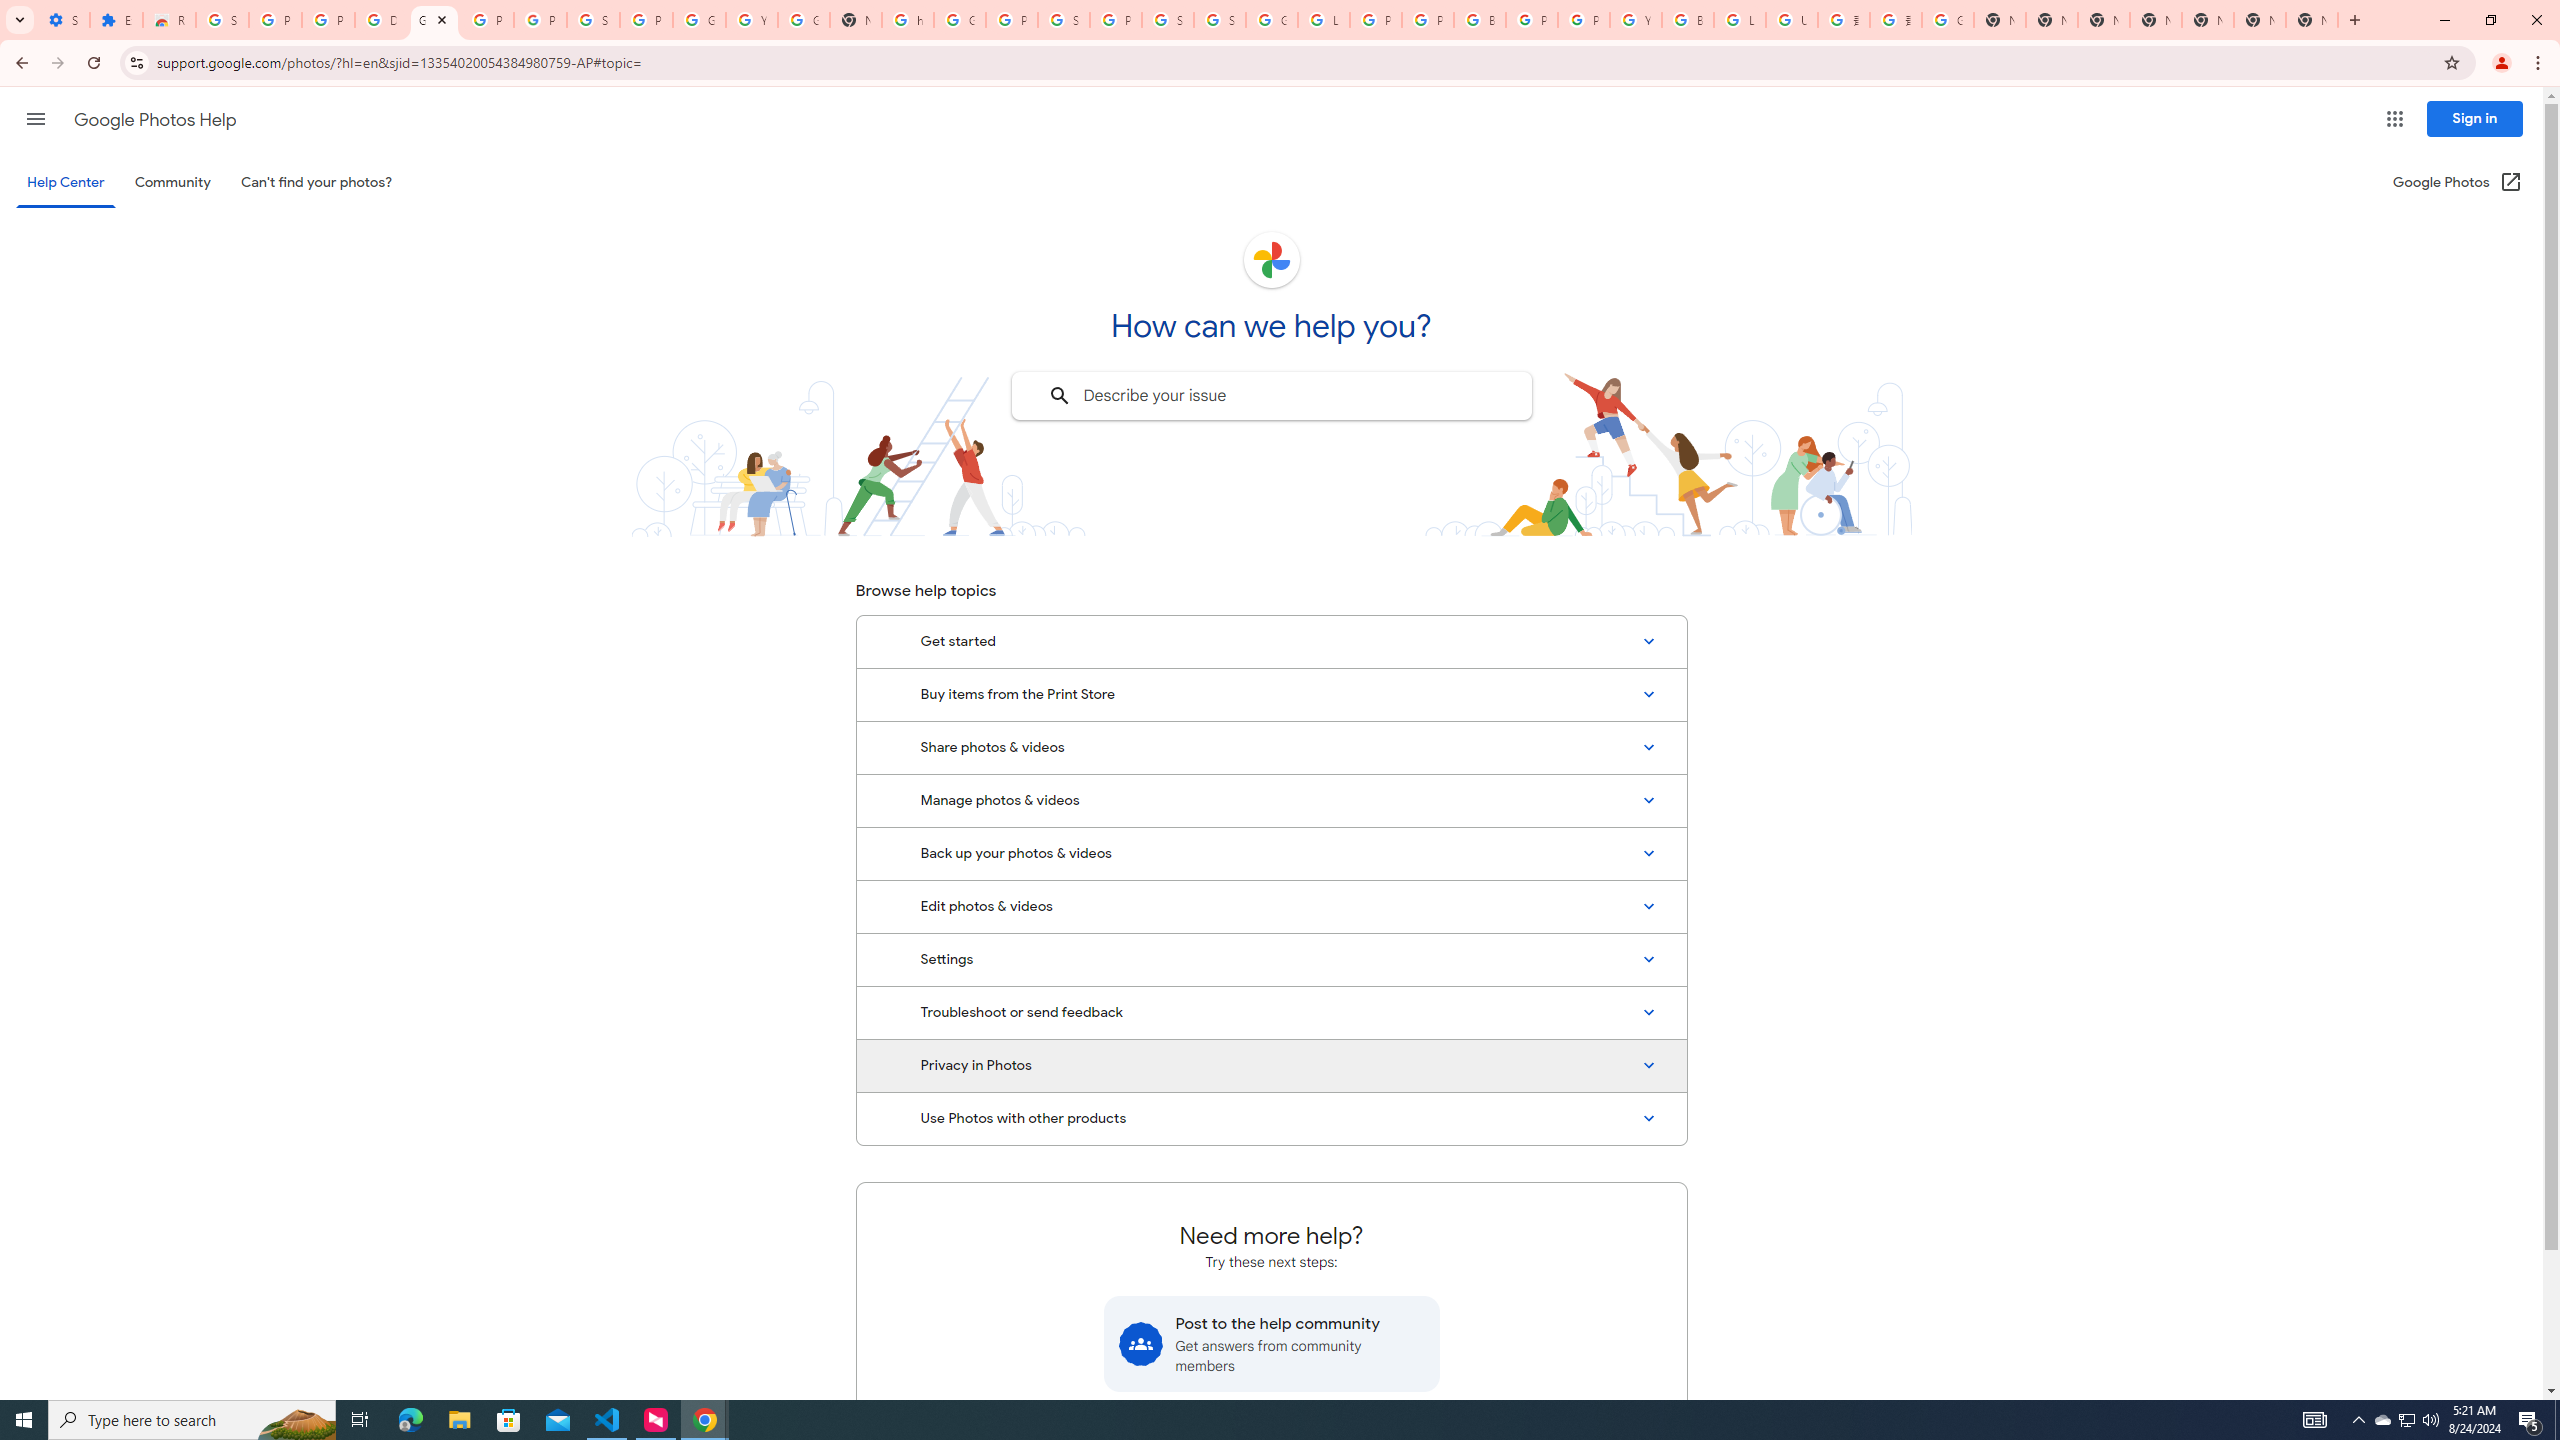 This screenshot has height=1440, width=2560. I want to click on 'Privacy in Photos', so click(1271, 1064).